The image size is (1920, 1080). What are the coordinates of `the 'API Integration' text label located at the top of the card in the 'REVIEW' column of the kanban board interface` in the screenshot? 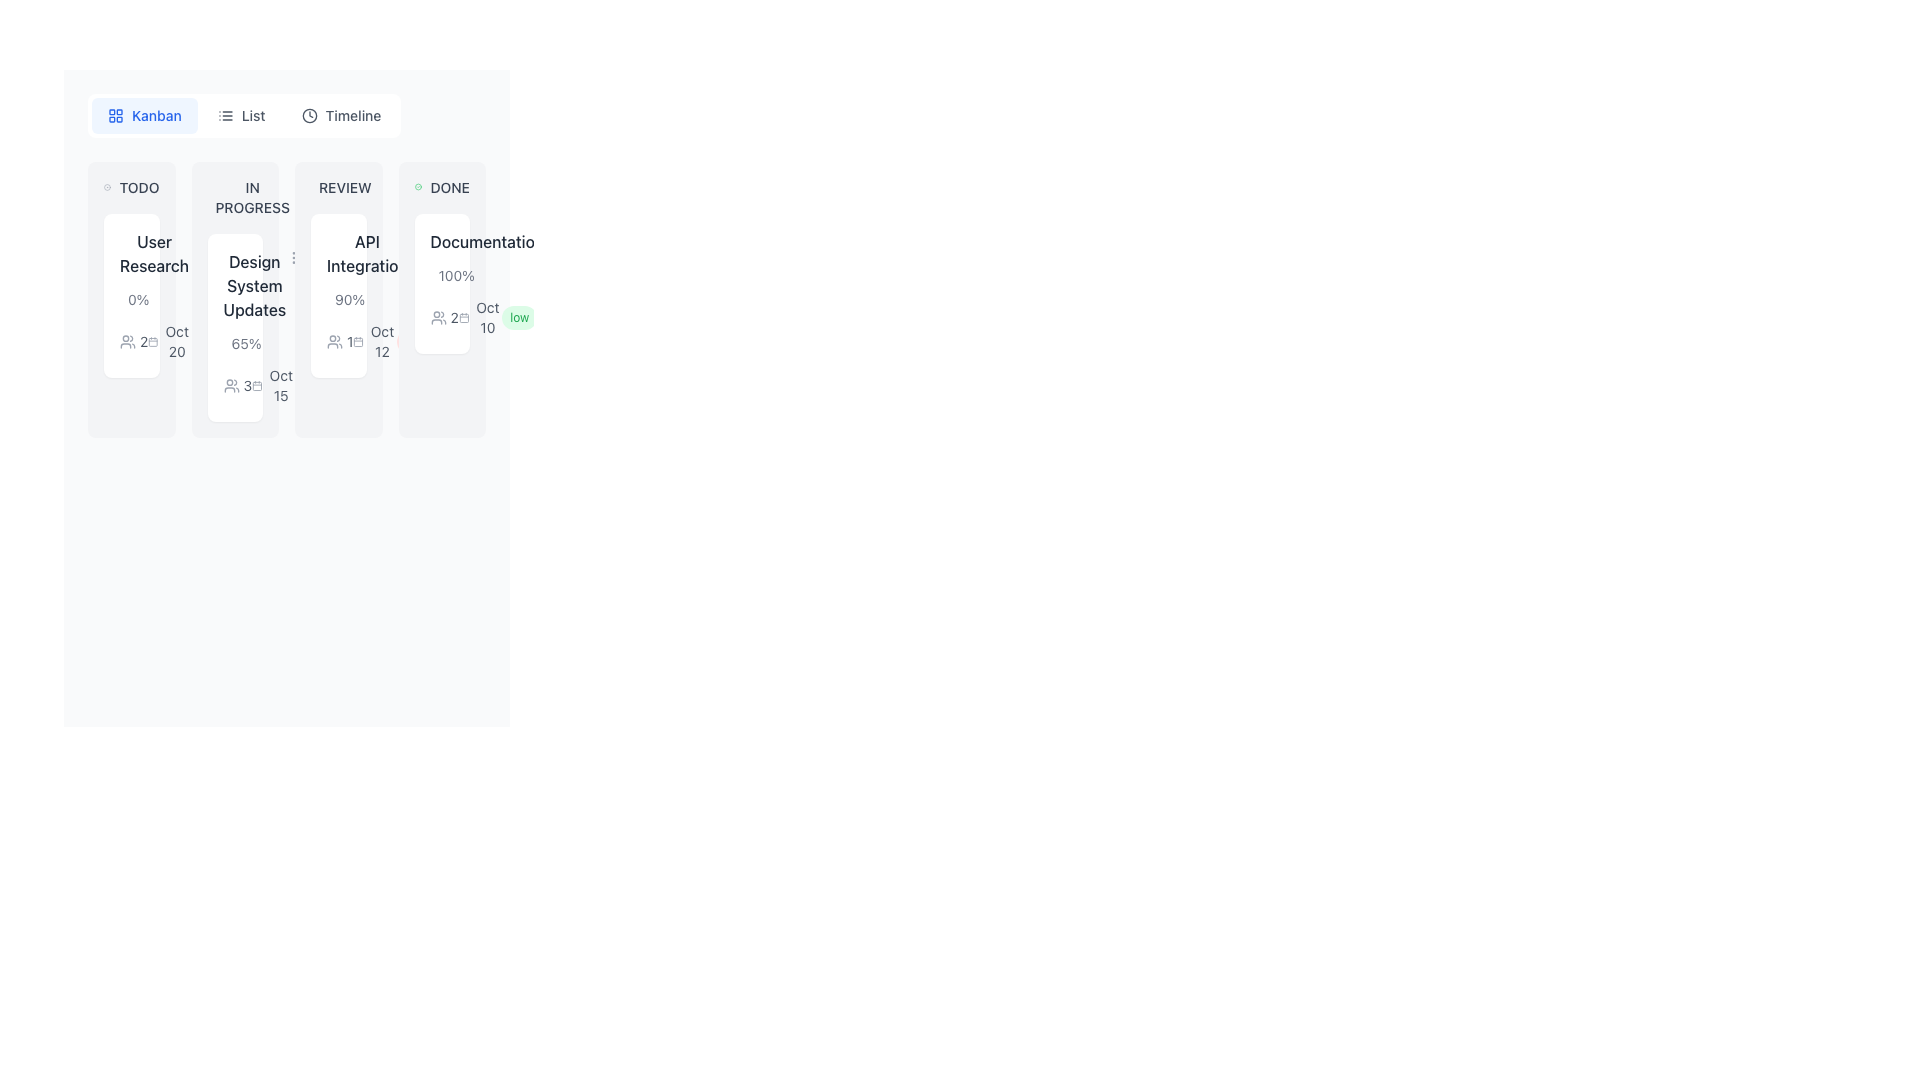 It's located at (367, 253).